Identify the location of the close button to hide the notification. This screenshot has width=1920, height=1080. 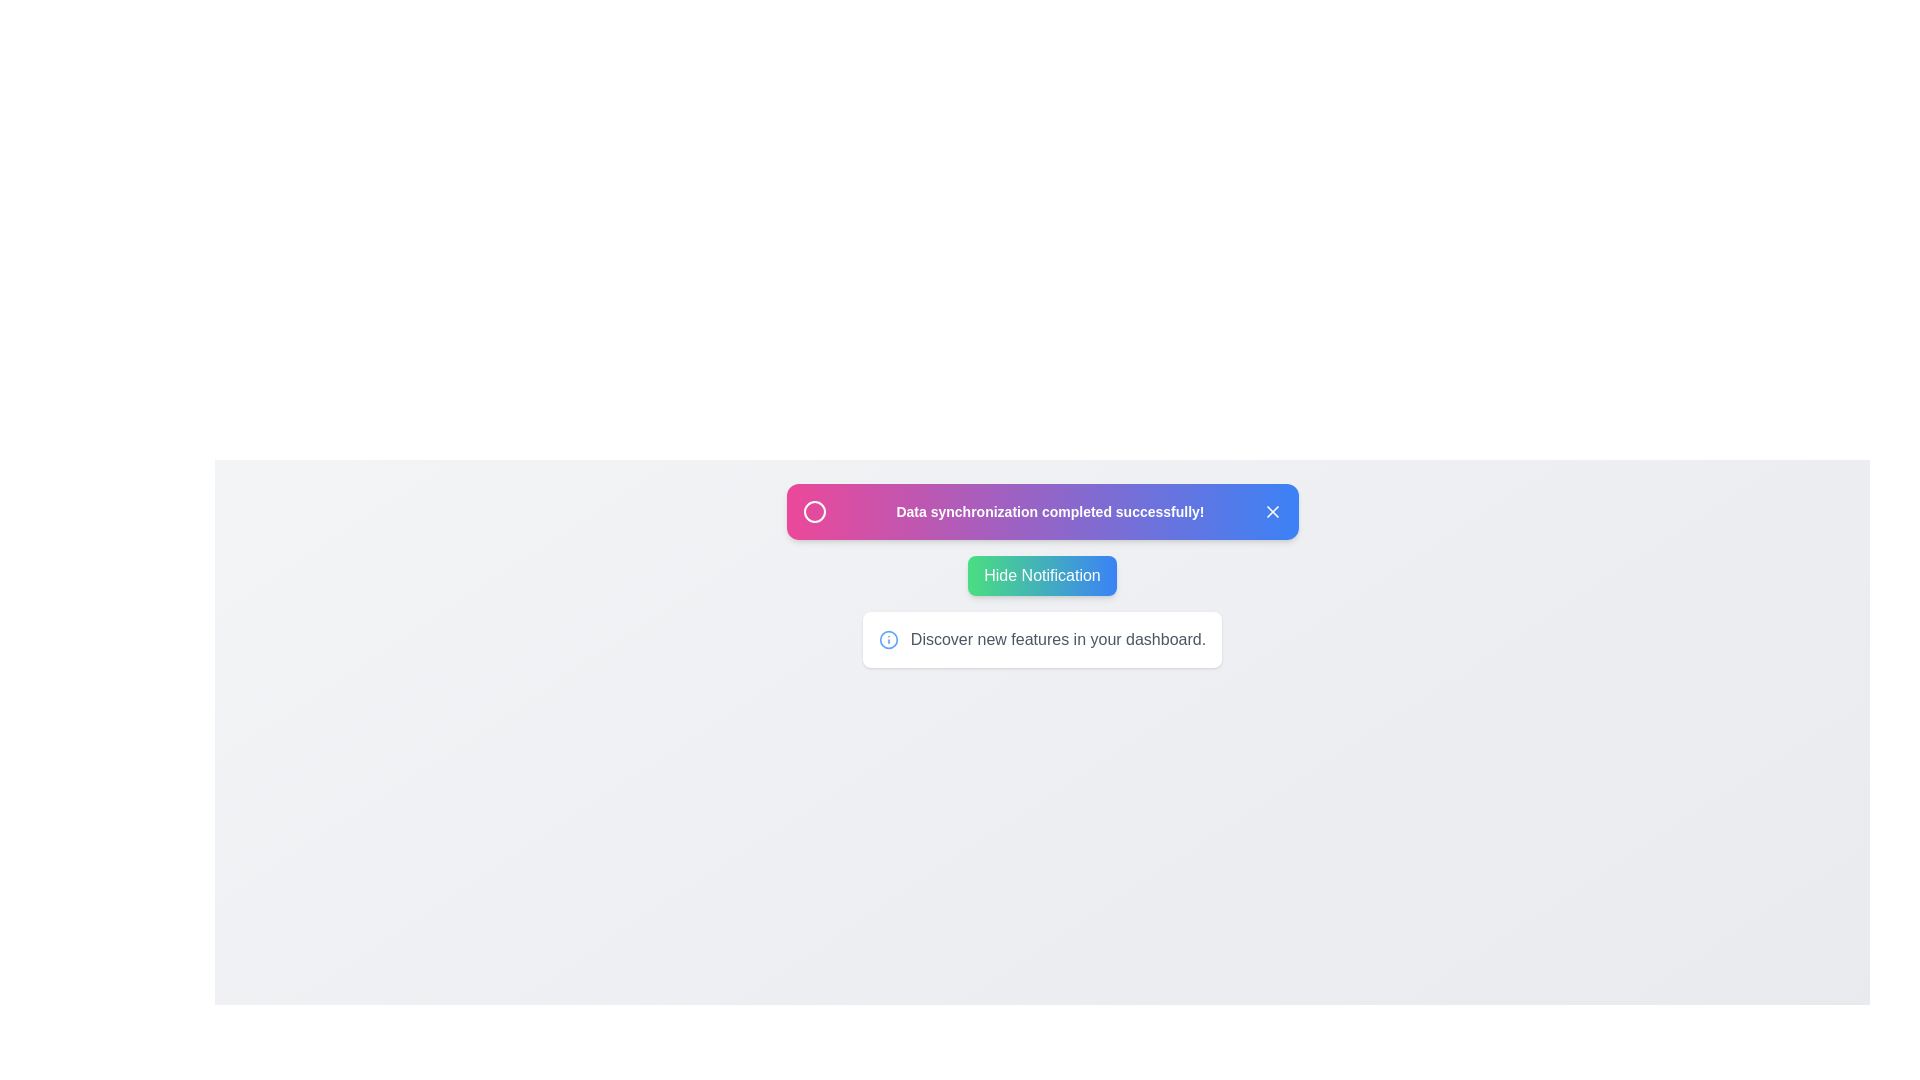
(1271, 511).